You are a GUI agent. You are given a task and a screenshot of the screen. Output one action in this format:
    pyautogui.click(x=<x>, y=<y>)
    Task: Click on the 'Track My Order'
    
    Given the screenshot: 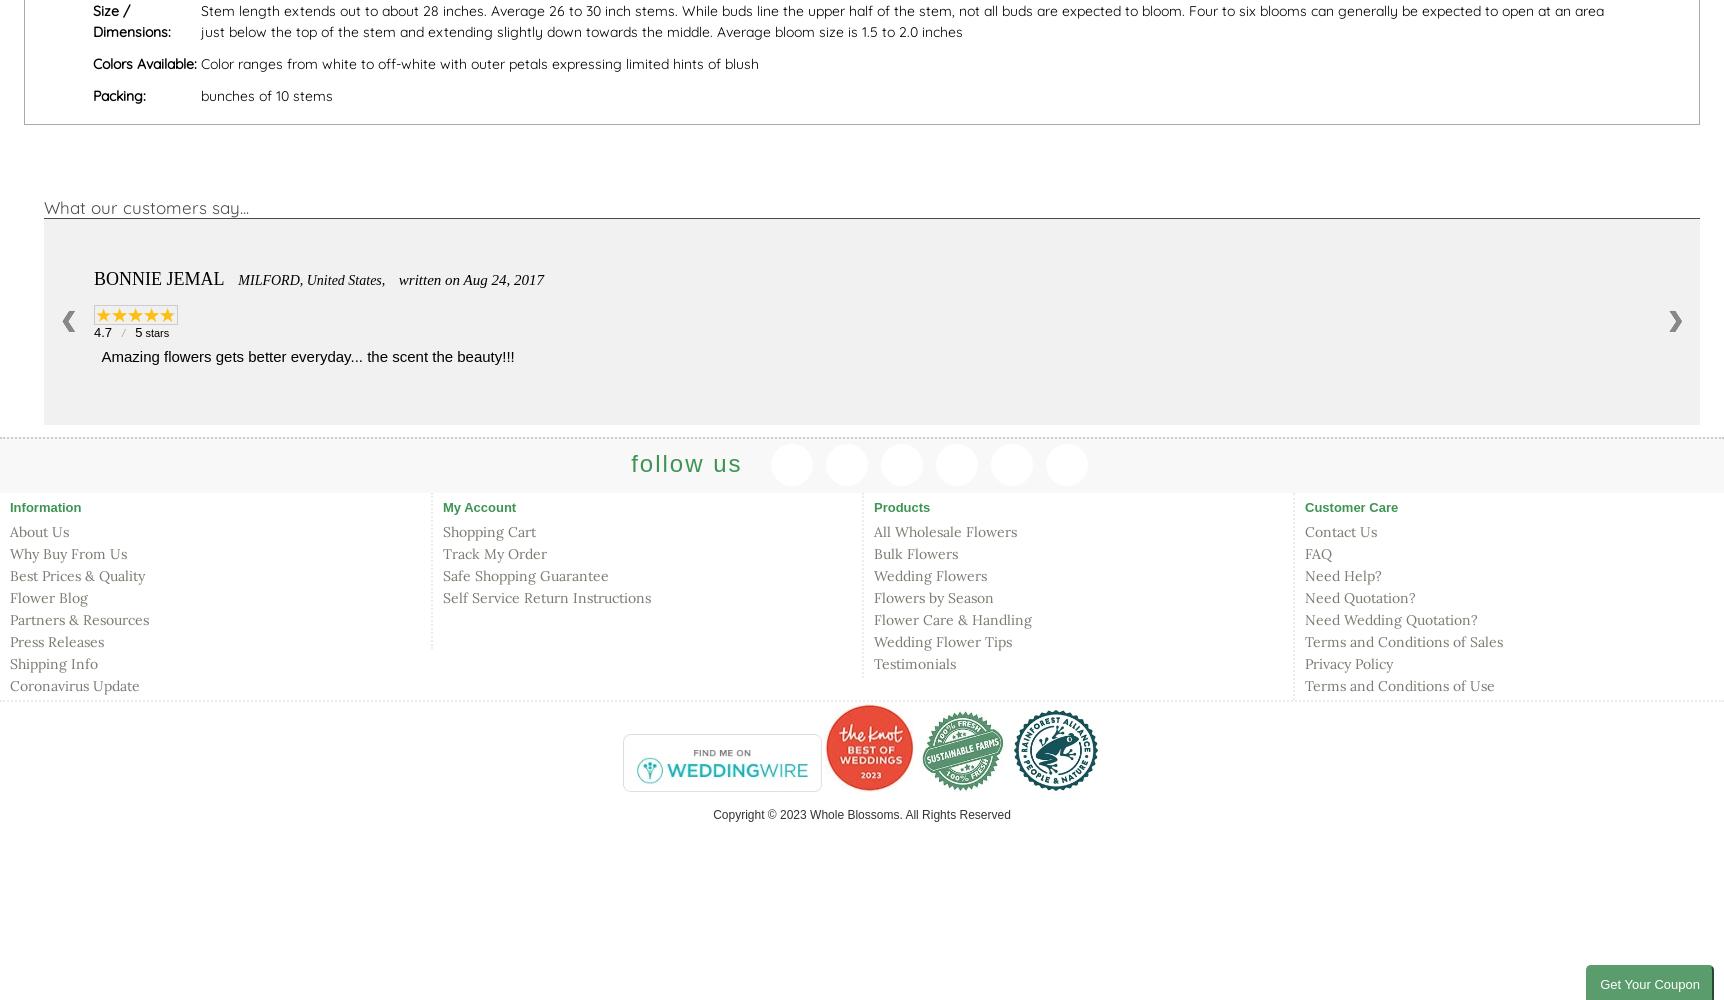 What is the action you would take?
    pyautogui.click(x=494, y=554)
    